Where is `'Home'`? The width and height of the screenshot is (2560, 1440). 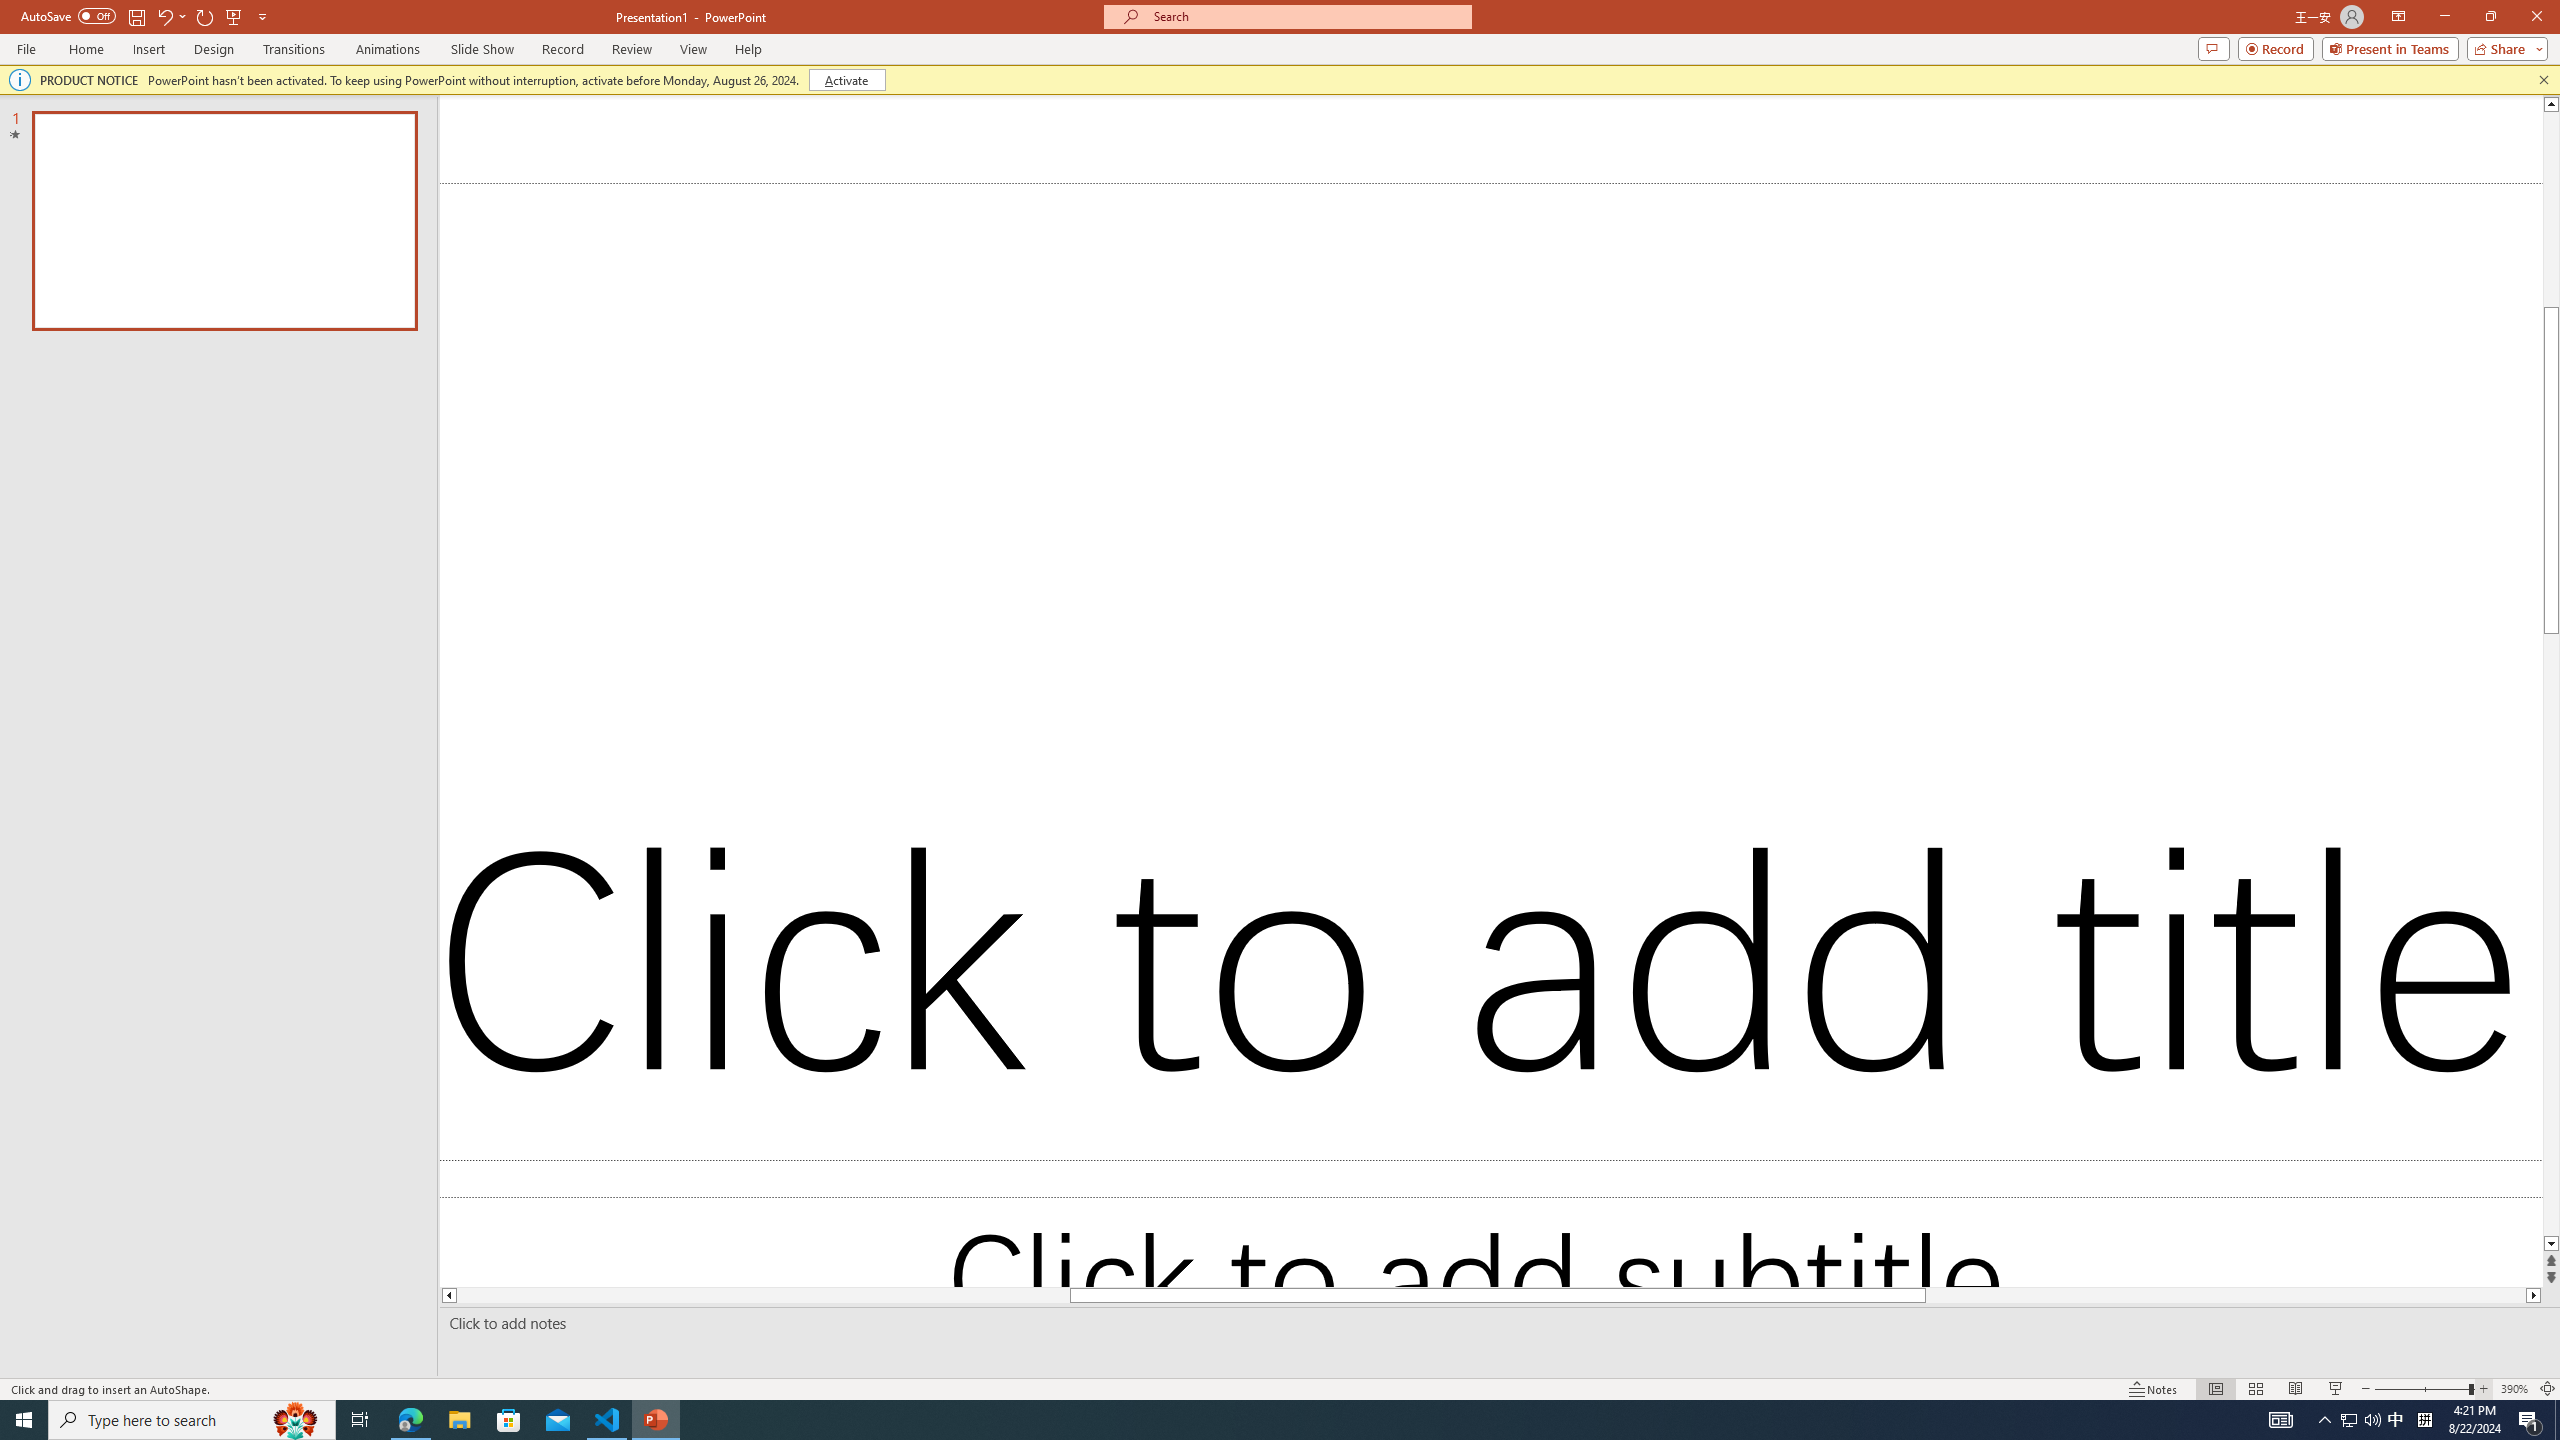 'Home' is located at coordinates (85, 49).